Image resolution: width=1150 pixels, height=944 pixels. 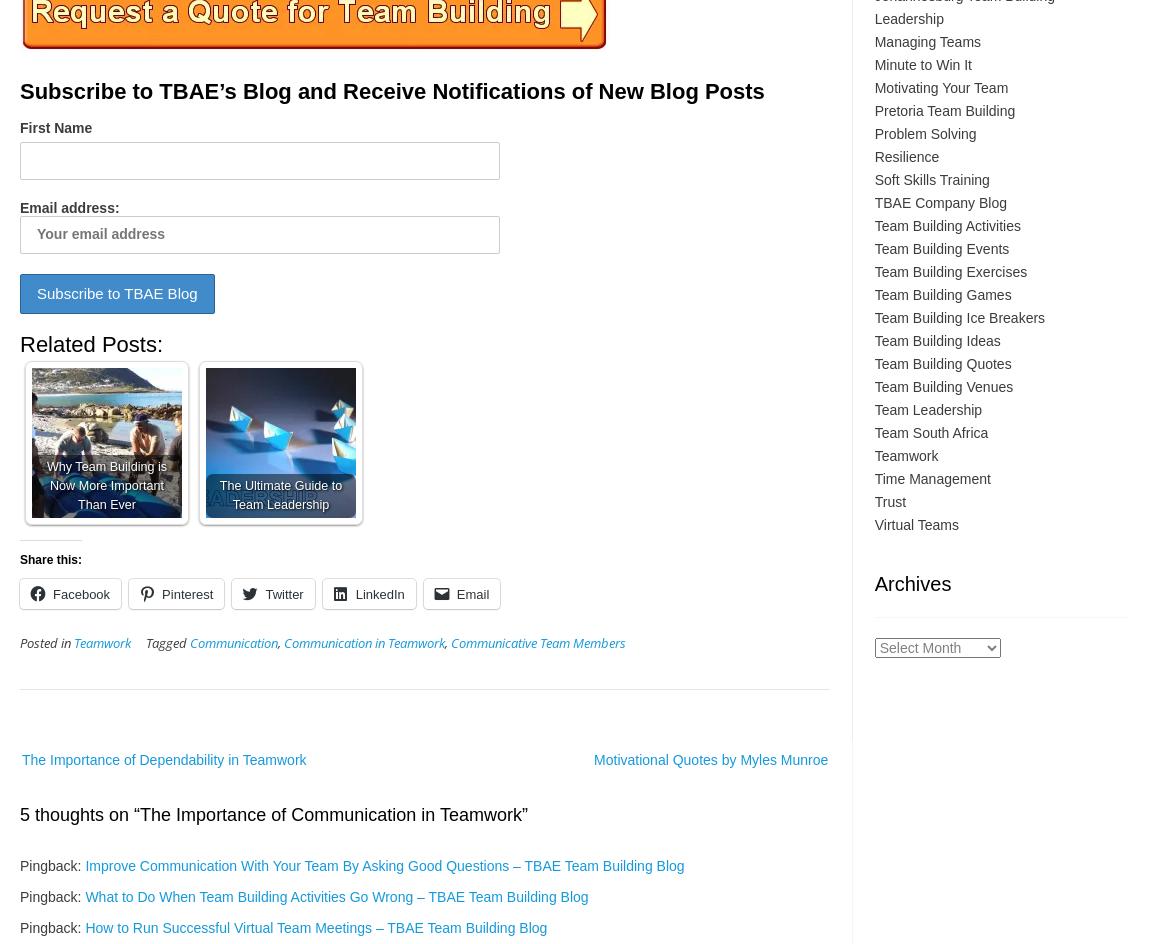 I want to click on 'Pinterest', so click(x=186, y=593).